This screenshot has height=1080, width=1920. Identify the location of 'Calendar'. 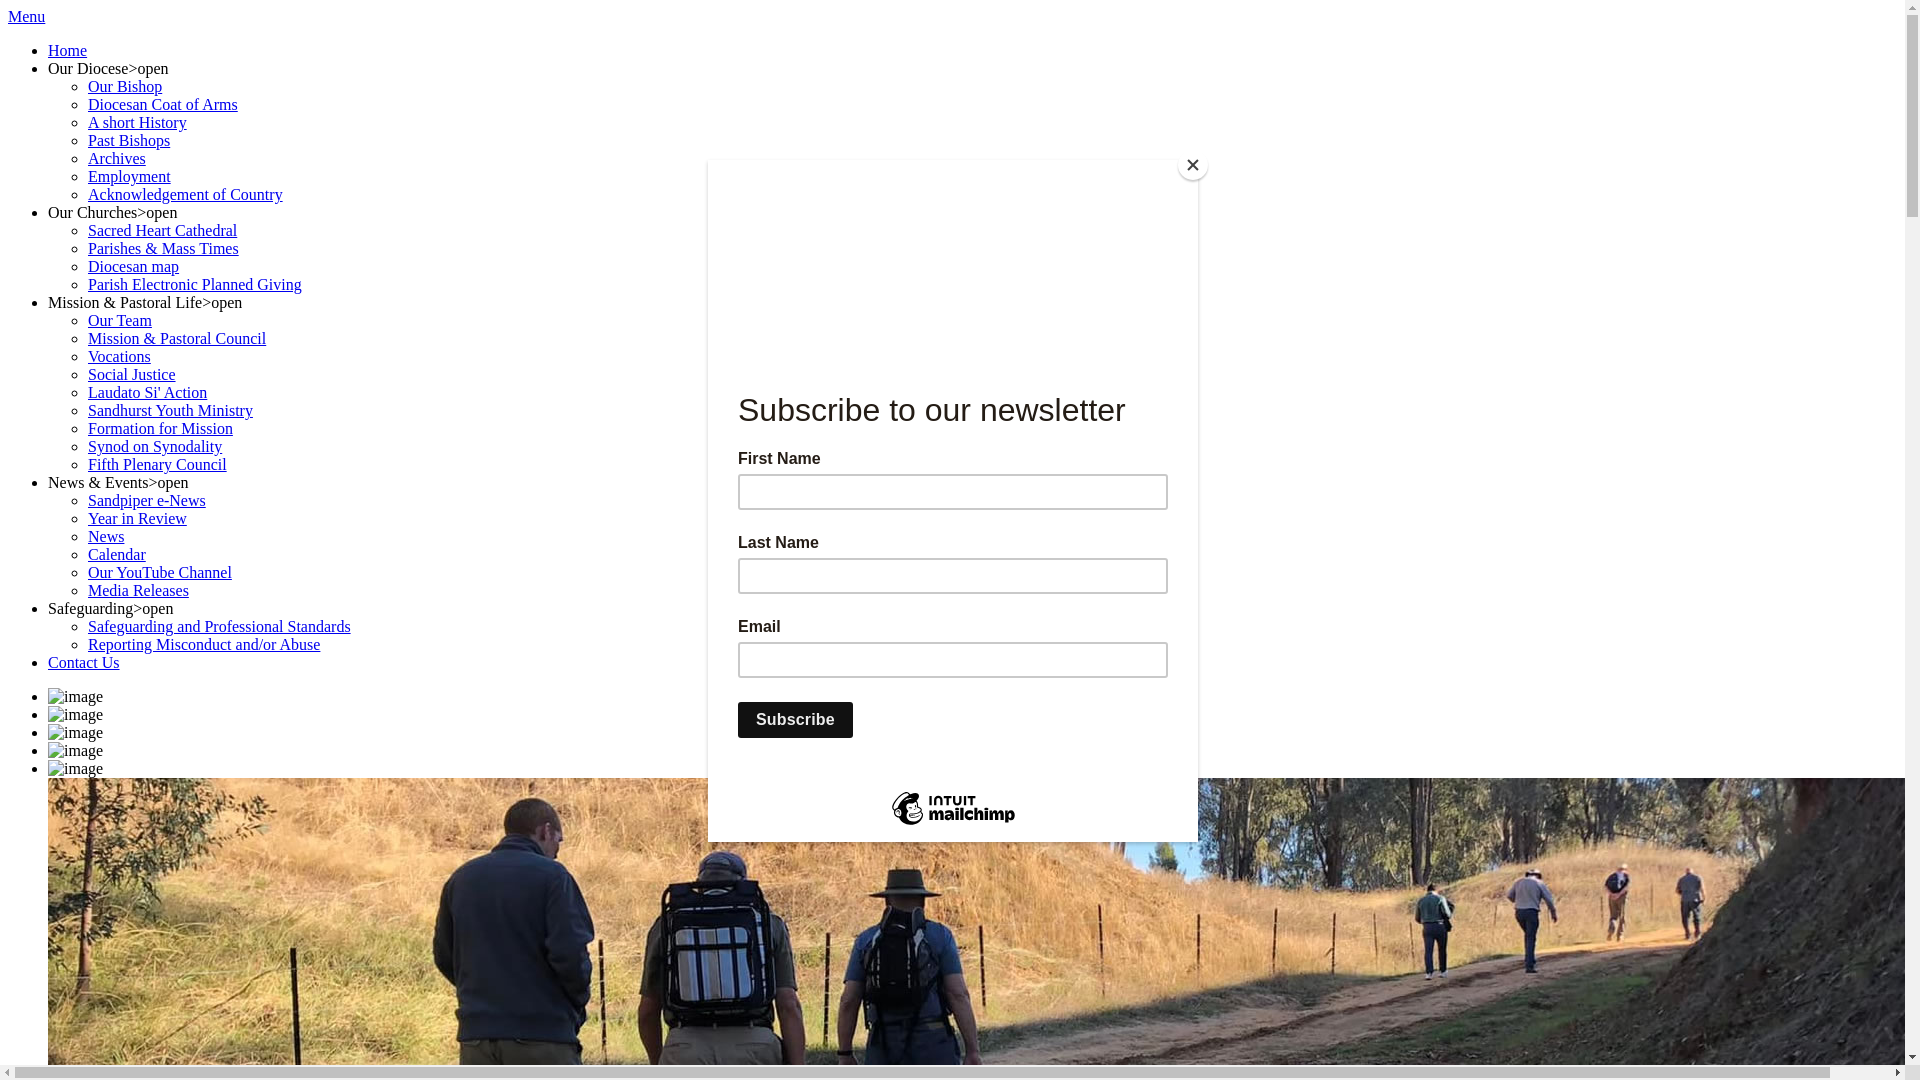
(115, 554).